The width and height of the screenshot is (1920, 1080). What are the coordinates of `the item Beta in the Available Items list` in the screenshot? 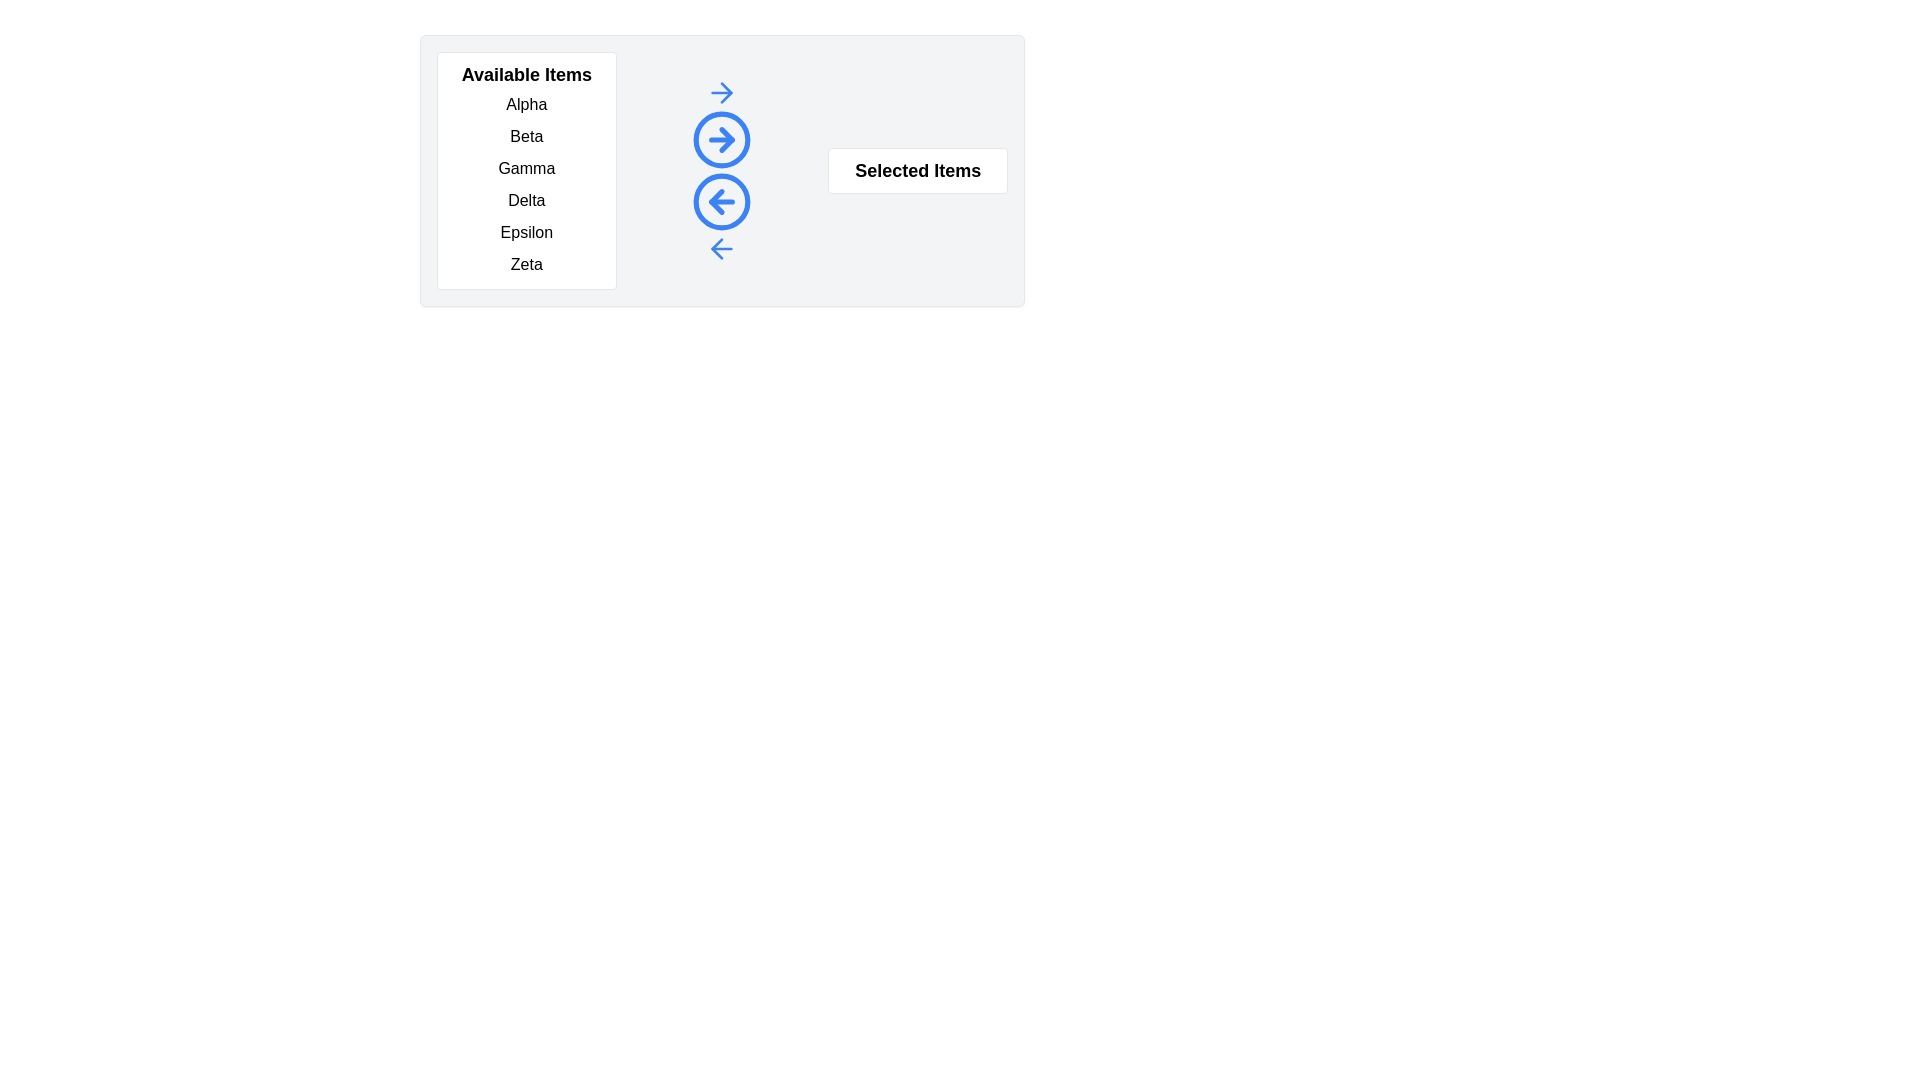 It's located at (526, 136).